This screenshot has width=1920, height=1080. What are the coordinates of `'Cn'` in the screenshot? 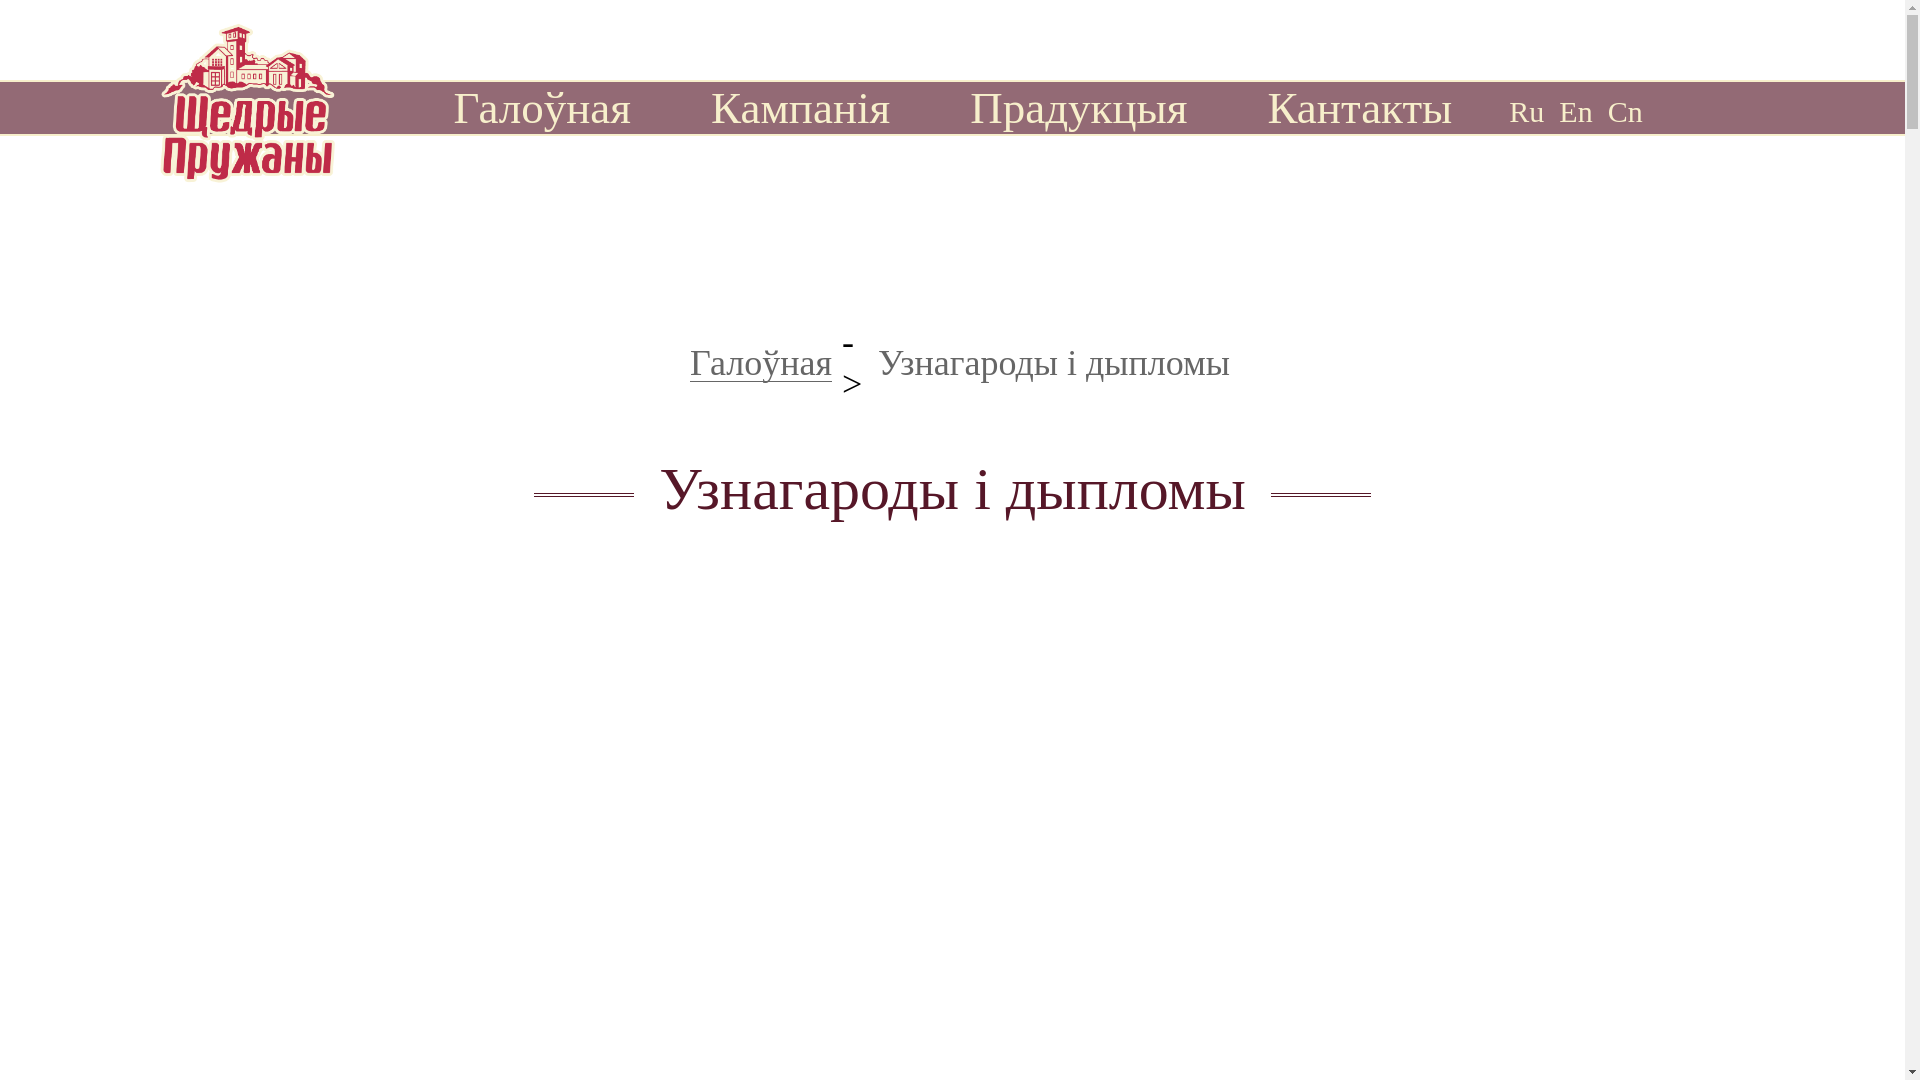 It's located at (1625, 110).